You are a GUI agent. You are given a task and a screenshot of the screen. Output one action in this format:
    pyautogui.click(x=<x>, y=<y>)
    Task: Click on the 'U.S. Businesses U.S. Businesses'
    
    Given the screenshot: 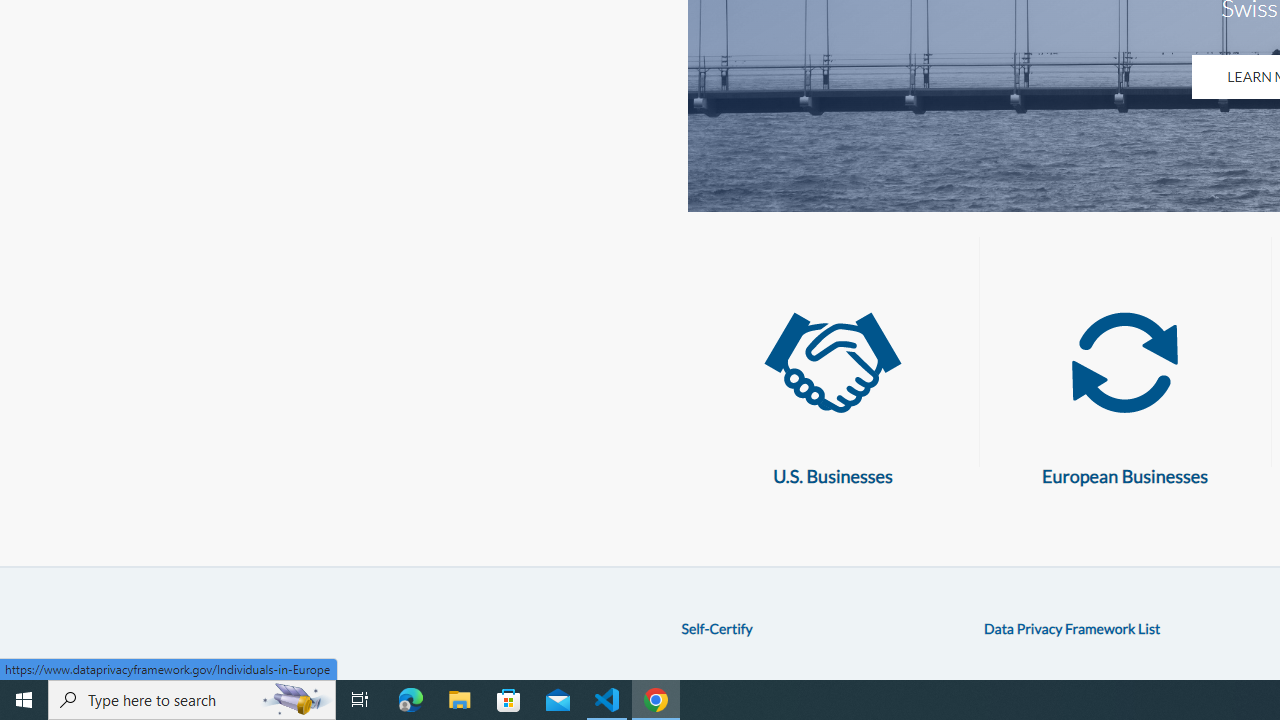 What is the action you would take?
    pyautogui.click(x=832, y=389)
    